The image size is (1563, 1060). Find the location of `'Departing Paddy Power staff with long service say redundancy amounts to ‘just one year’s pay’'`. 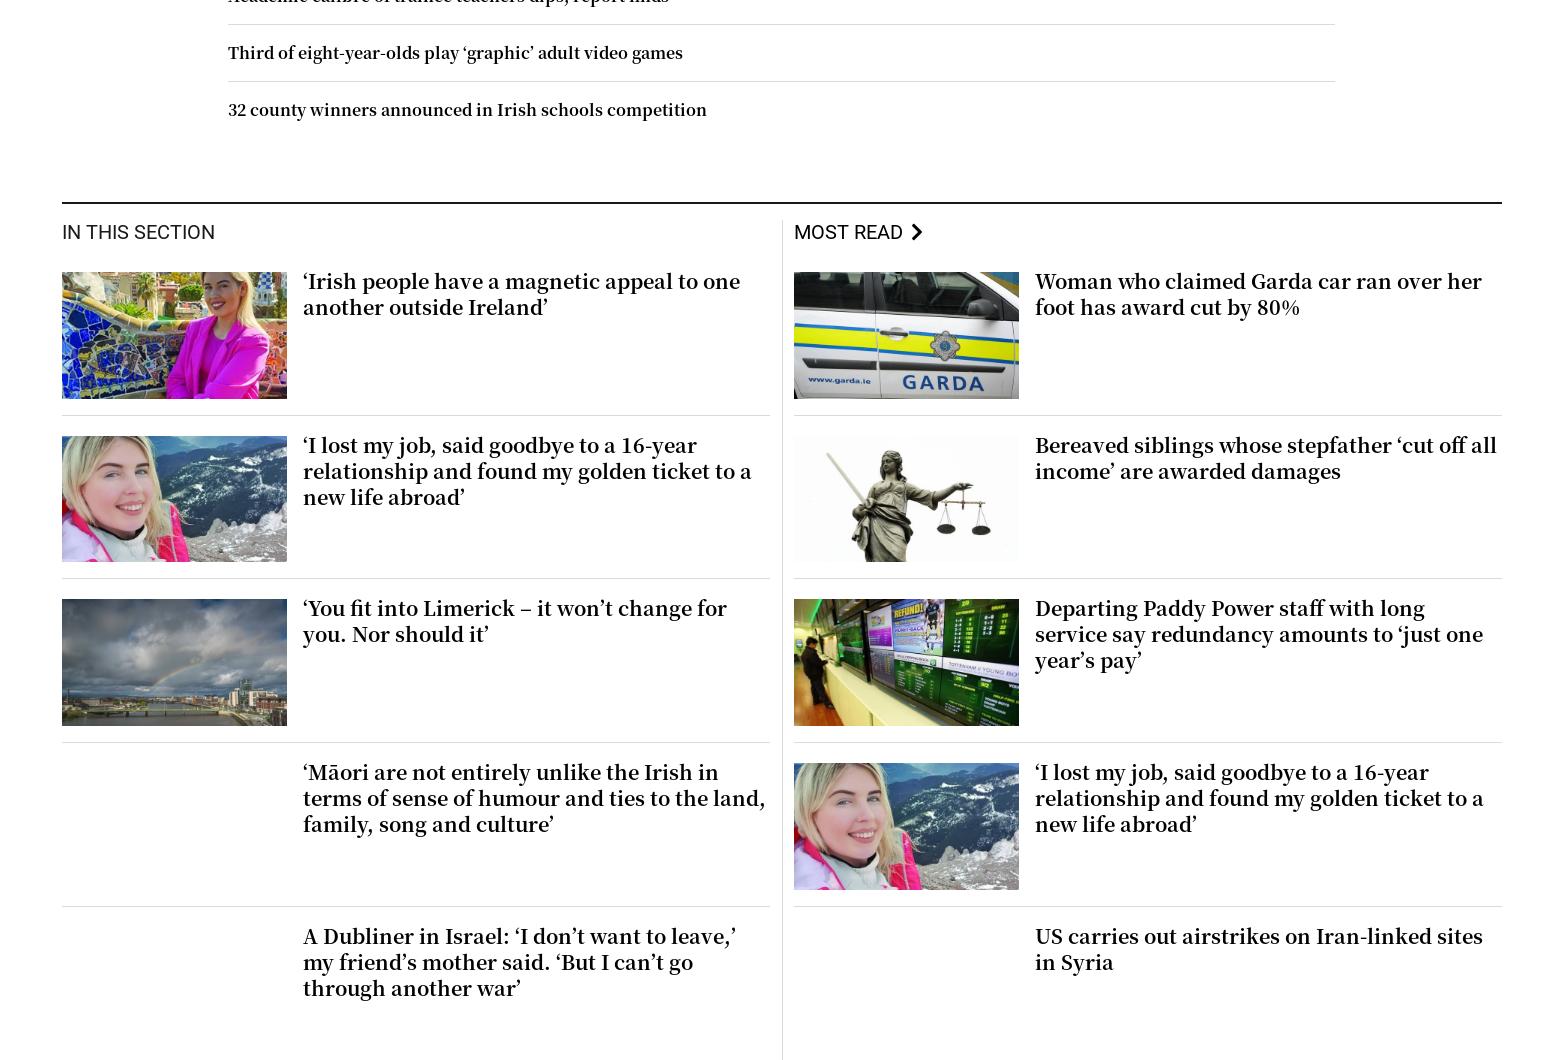

'Departing Paddy Power staff with long service say redundancy amounts to ‘just one year’s pay’' is located at coordinates (1033, 633).